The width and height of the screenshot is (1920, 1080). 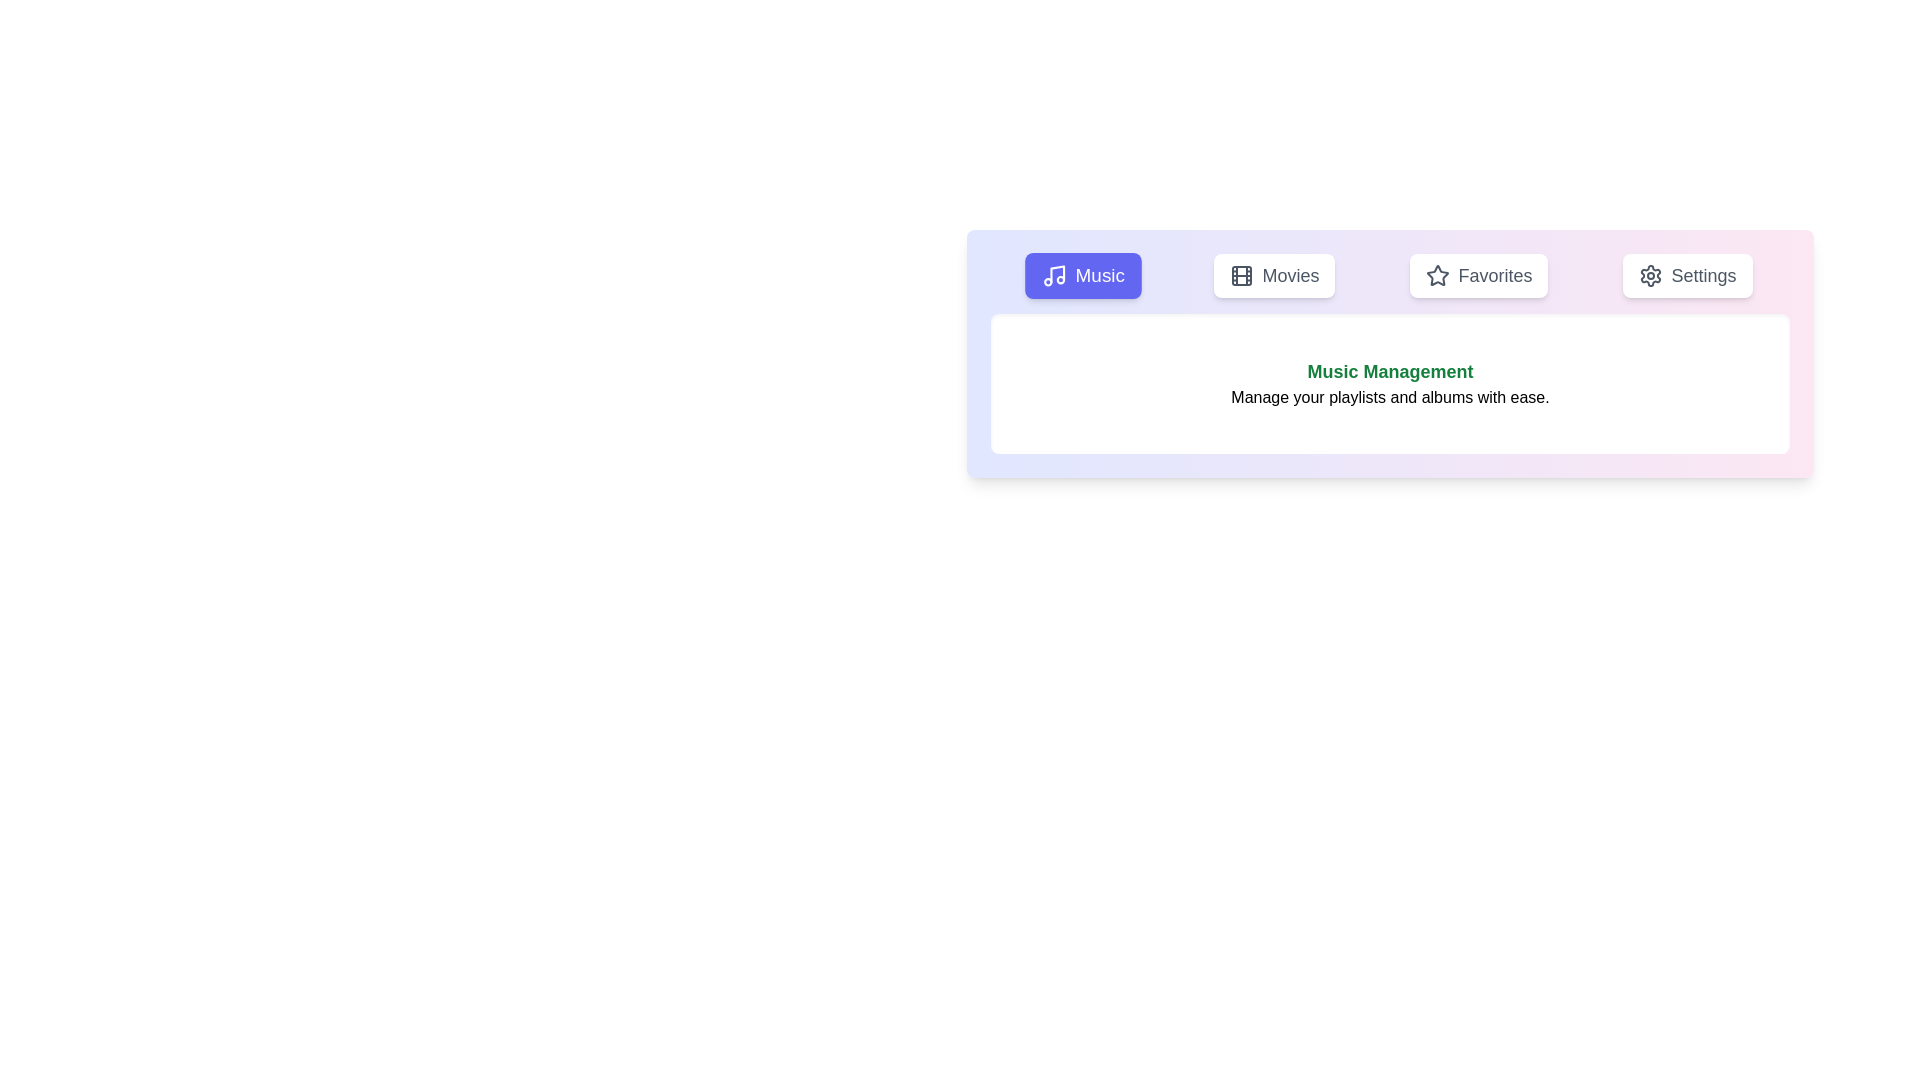 I want to click on the Music tab by clicking on its respective button, so click(x=1083, y=276).